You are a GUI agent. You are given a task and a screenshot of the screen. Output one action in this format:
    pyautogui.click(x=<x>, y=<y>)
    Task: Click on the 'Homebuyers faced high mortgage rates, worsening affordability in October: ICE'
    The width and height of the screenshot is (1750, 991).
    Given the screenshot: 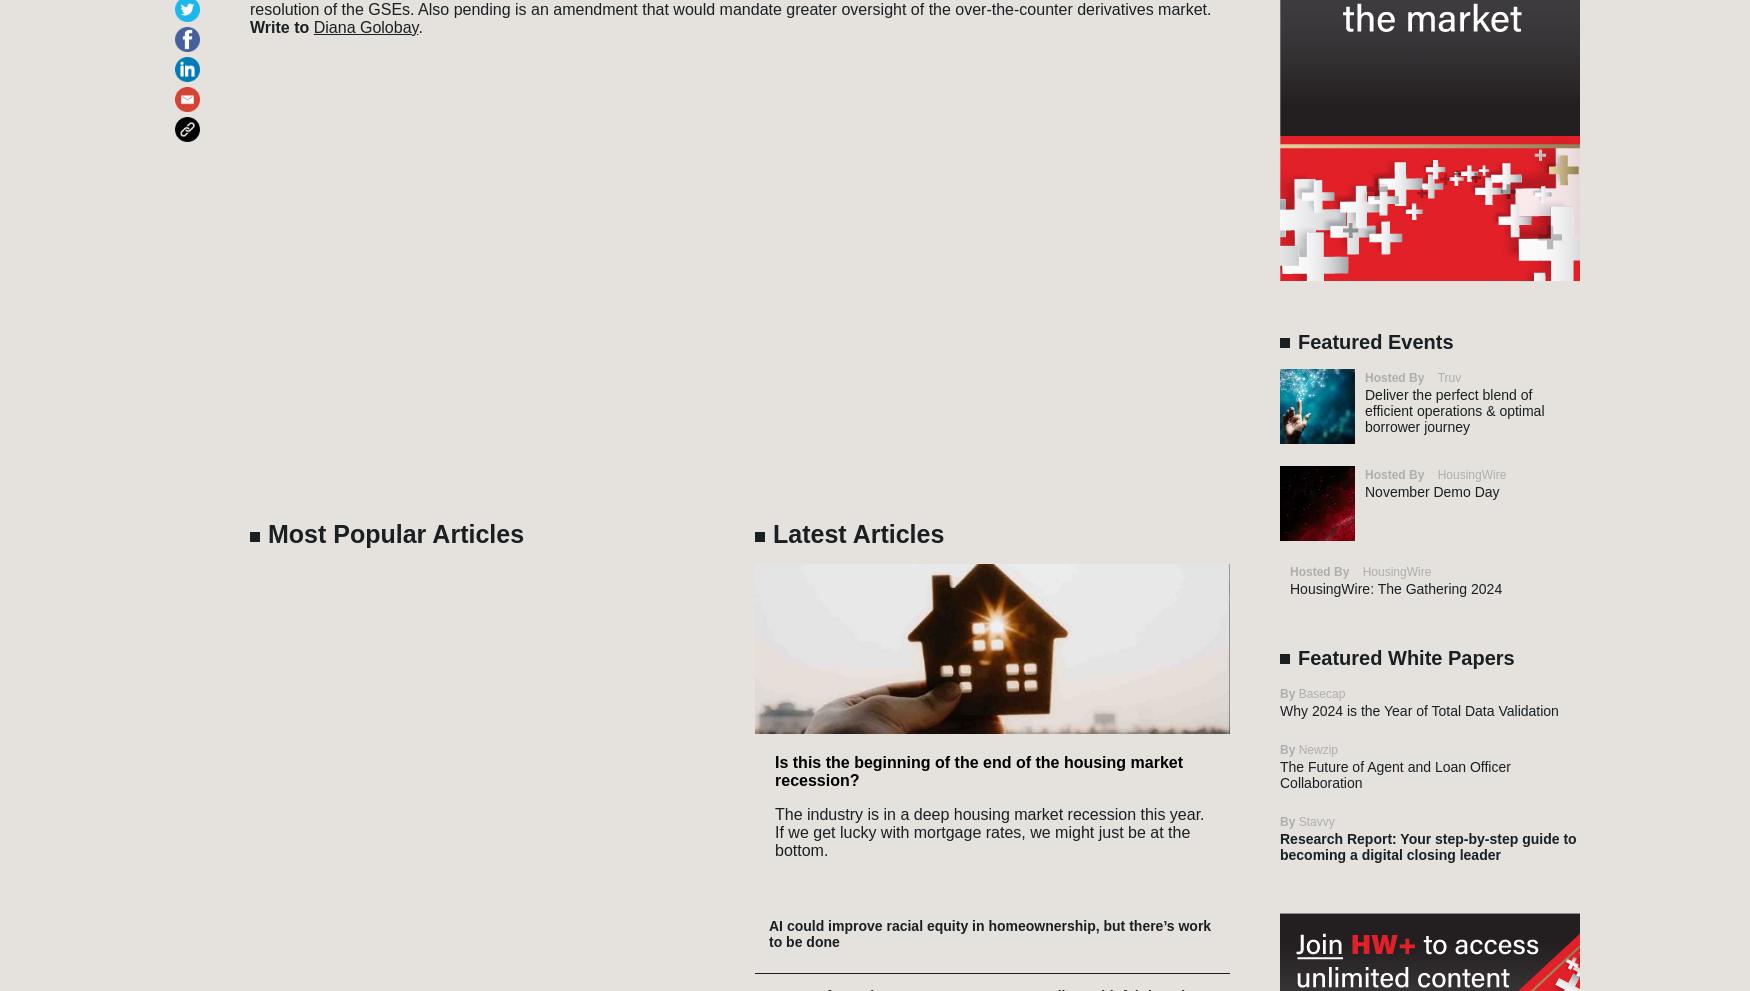 What is the action you would take?
    pyautogui.click(x=989, y=130)
    